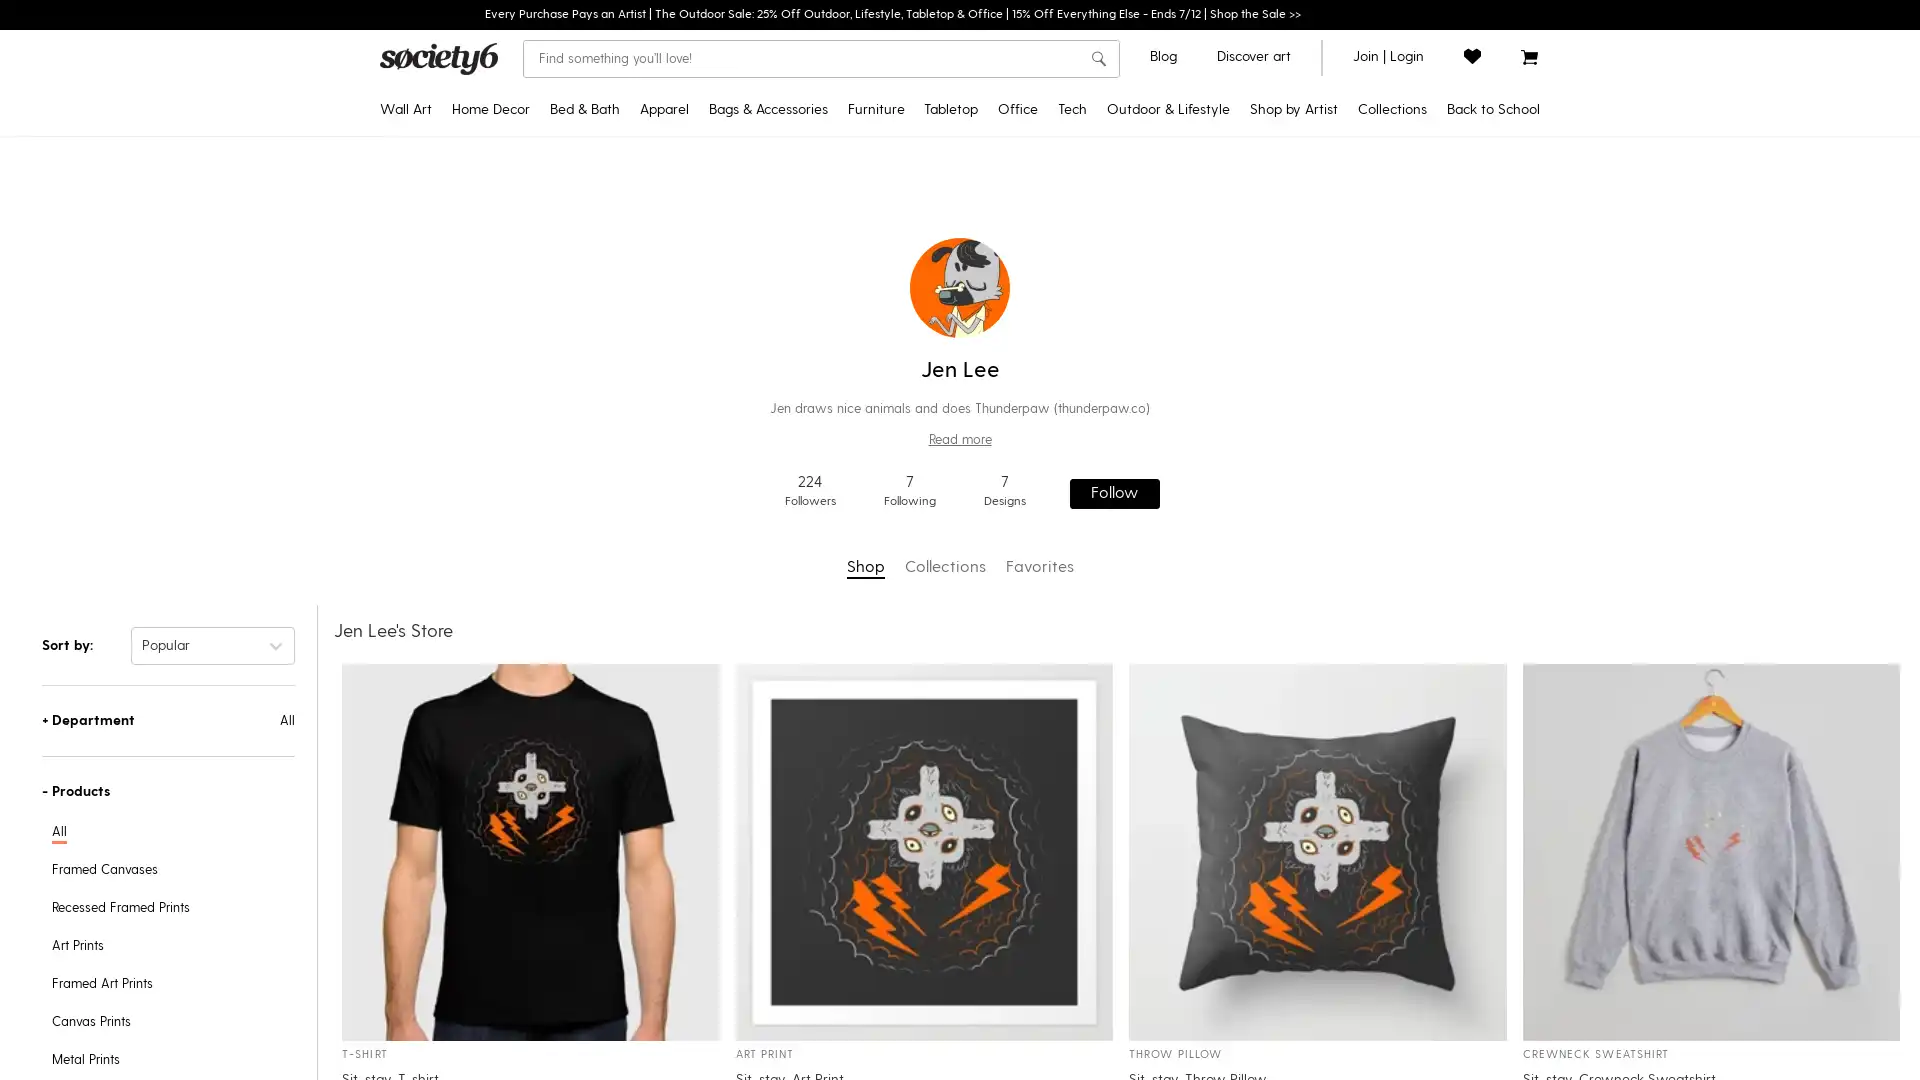  I want to click on Jigsaw Puzzles, so click(1067, 257).